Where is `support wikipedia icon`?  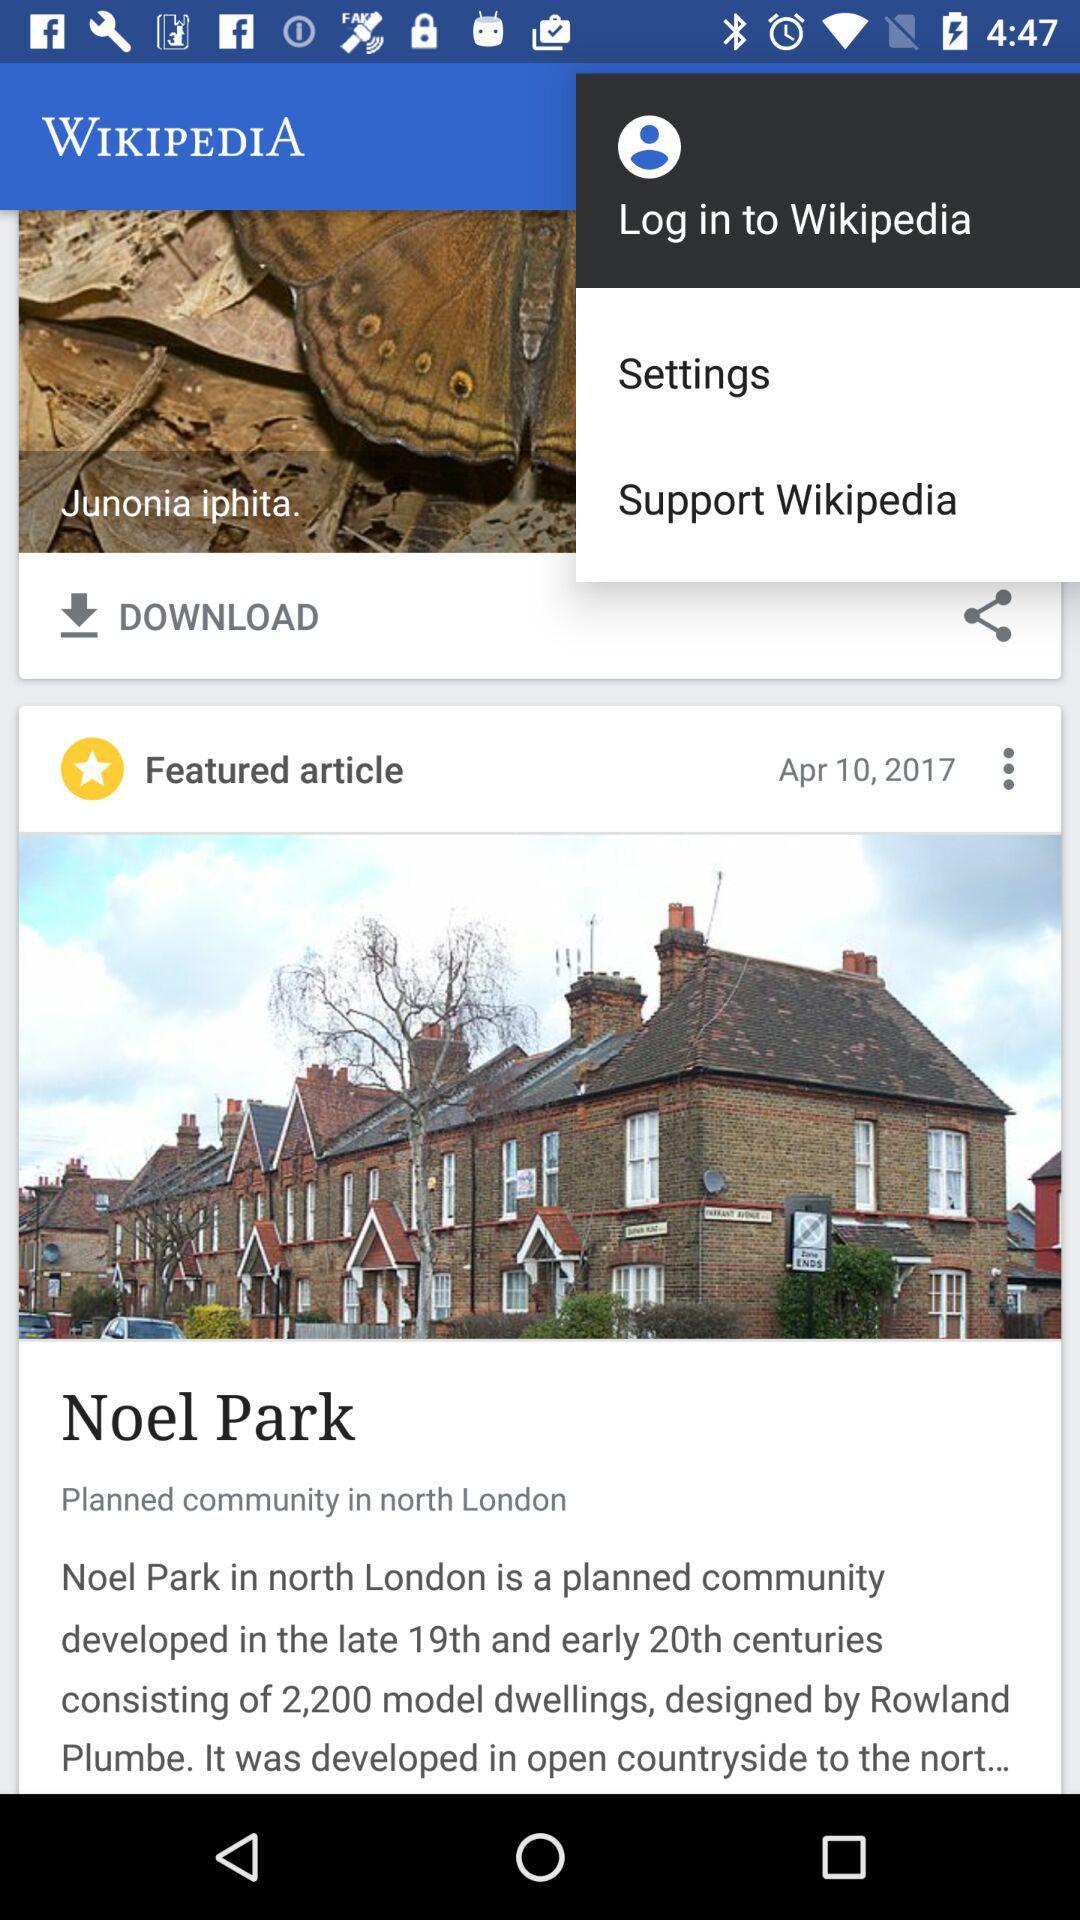 support wikipedia icon is located at coordinates (828, 498).